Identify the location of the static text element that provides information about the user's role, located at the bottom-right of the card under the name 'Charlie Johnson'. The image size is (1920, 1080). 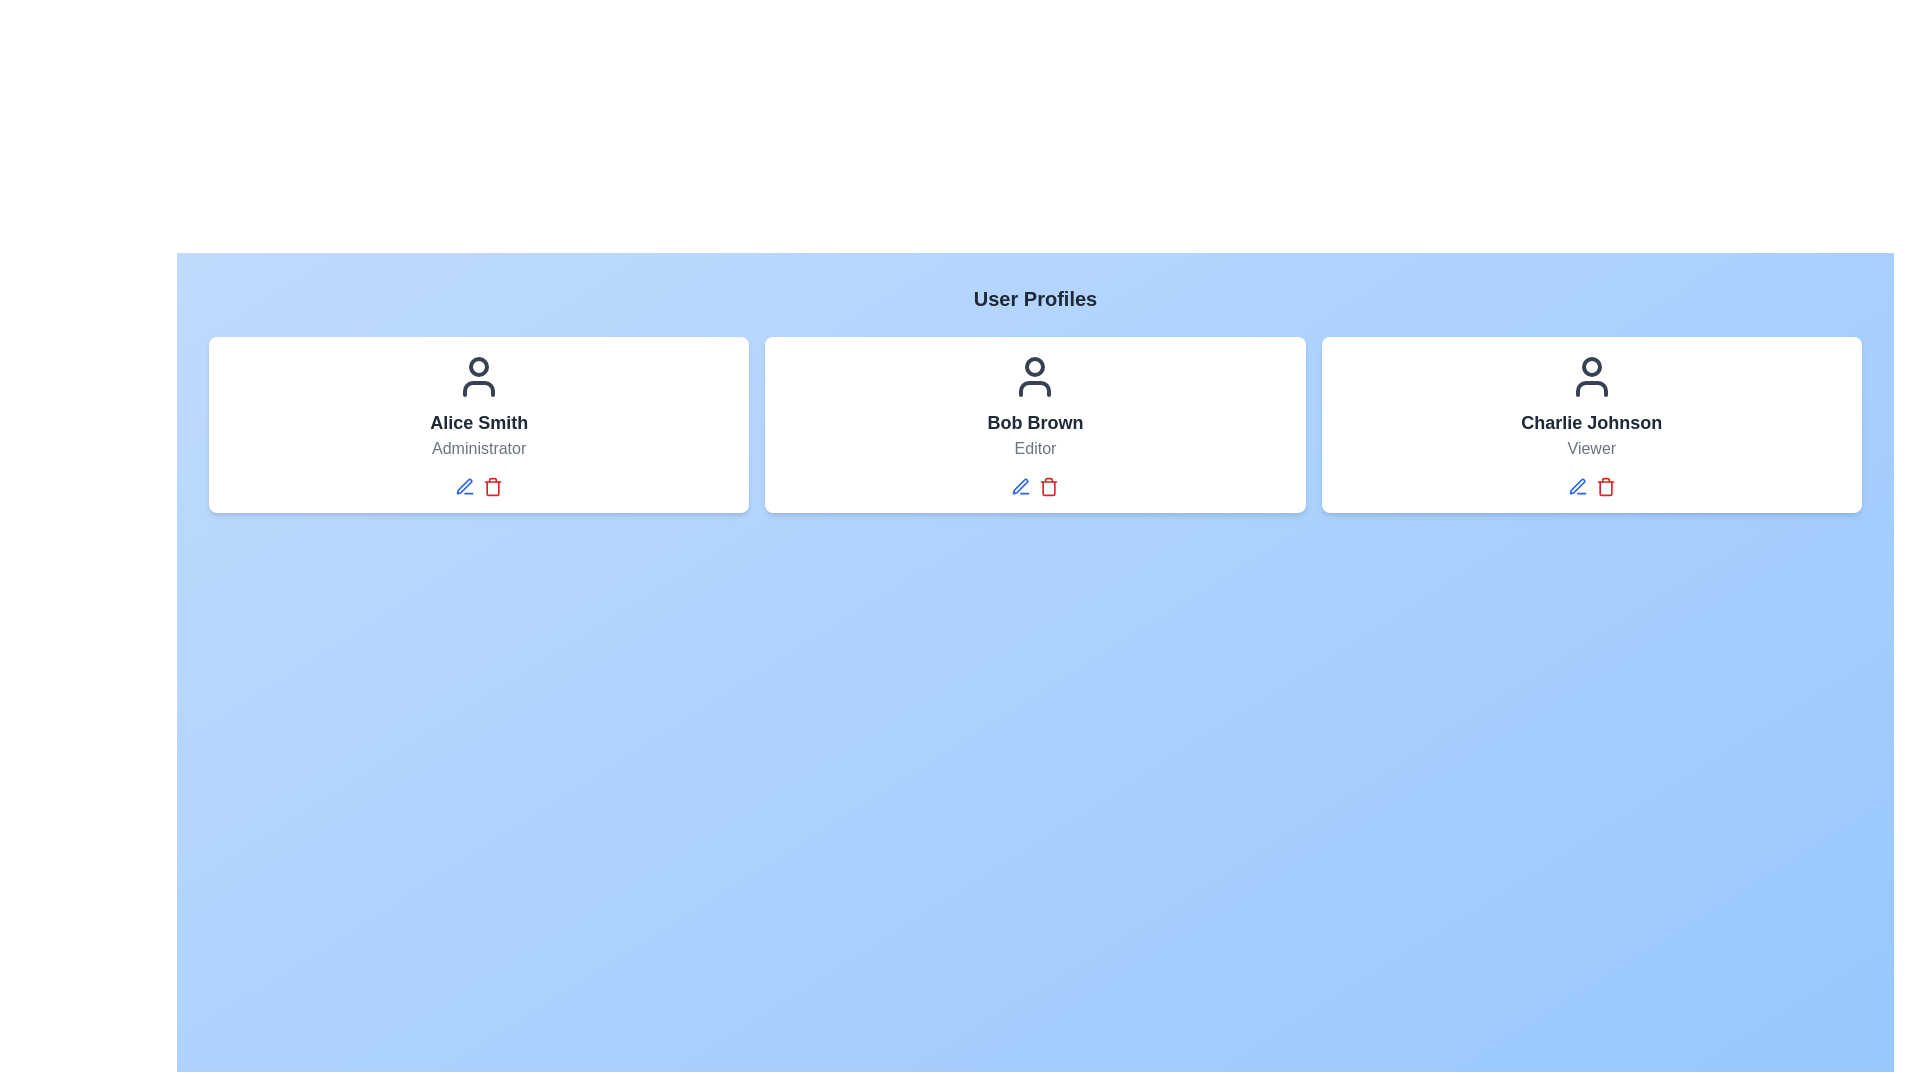
(1590, 447).